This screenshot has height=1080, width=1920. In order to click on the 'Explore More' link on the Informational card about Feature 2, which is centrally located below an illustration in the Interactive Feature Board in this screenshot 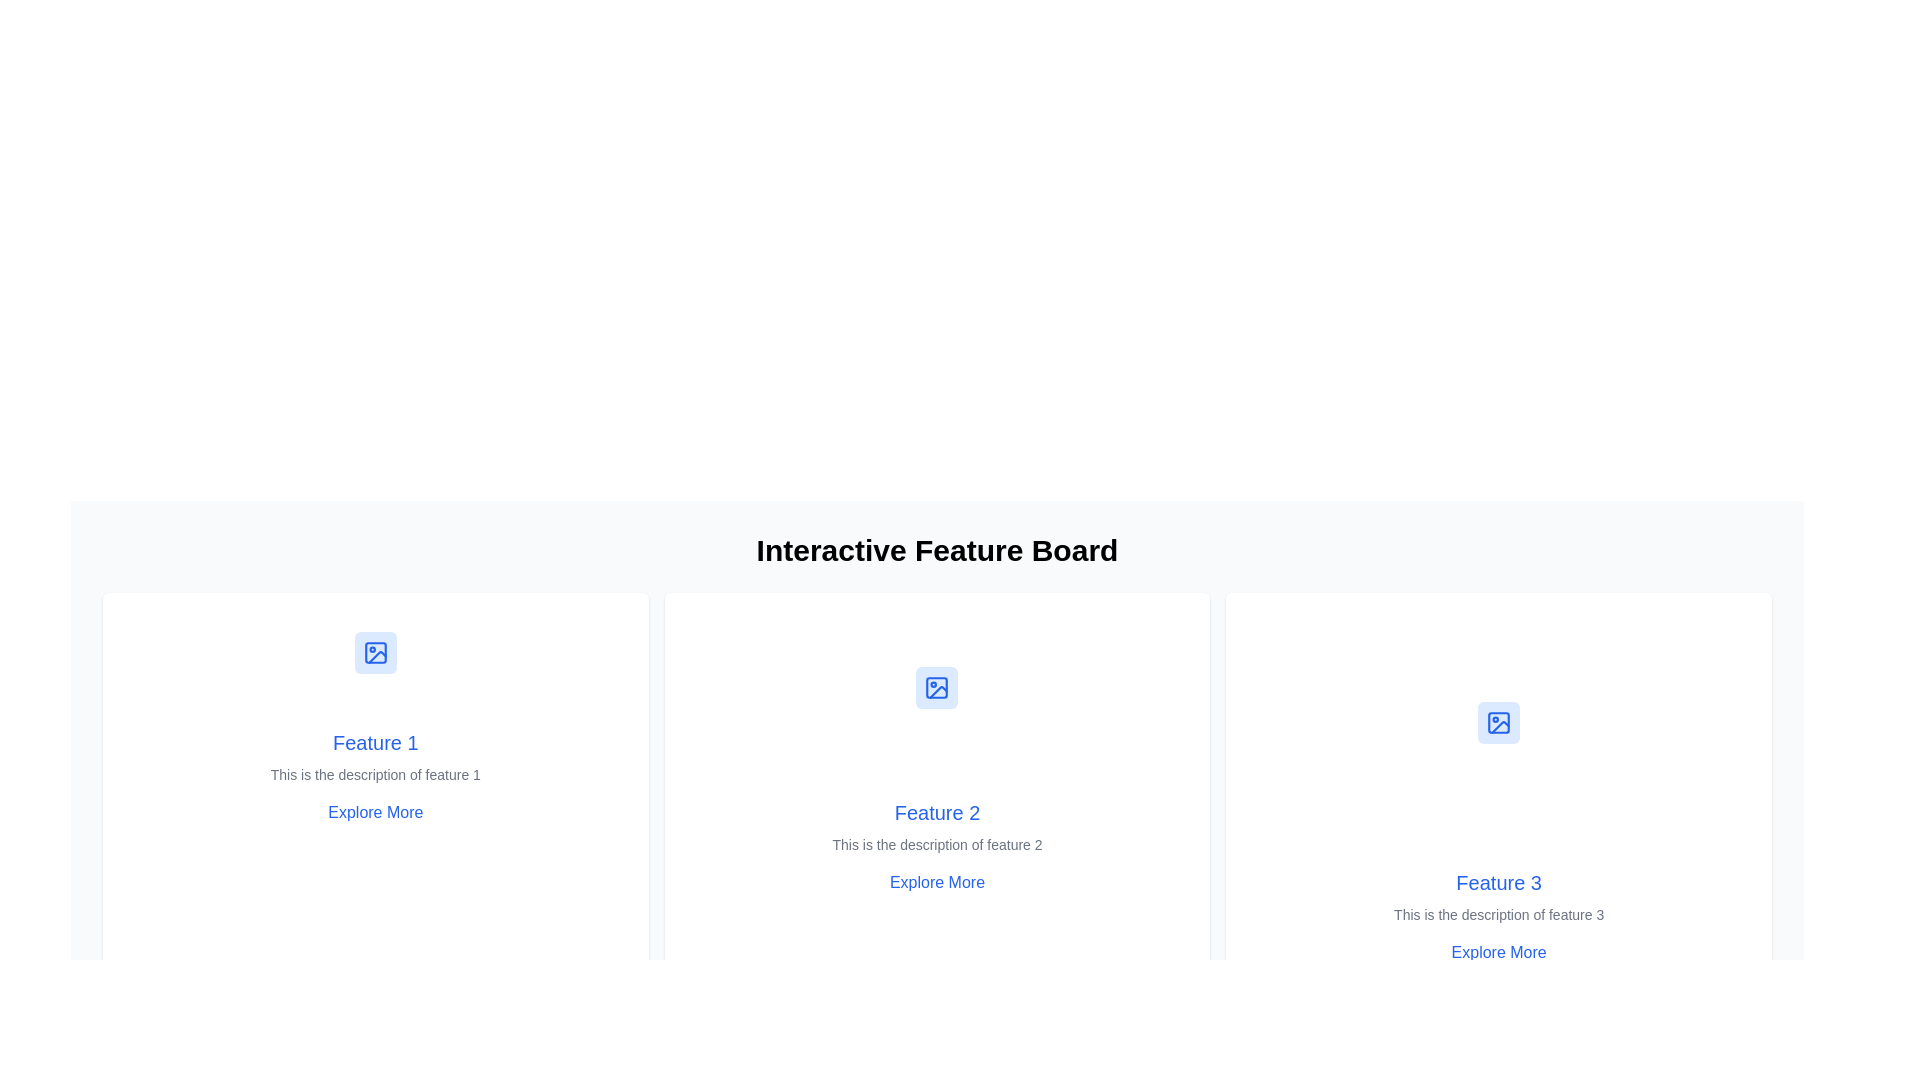, I will do `click(935, 847)`.